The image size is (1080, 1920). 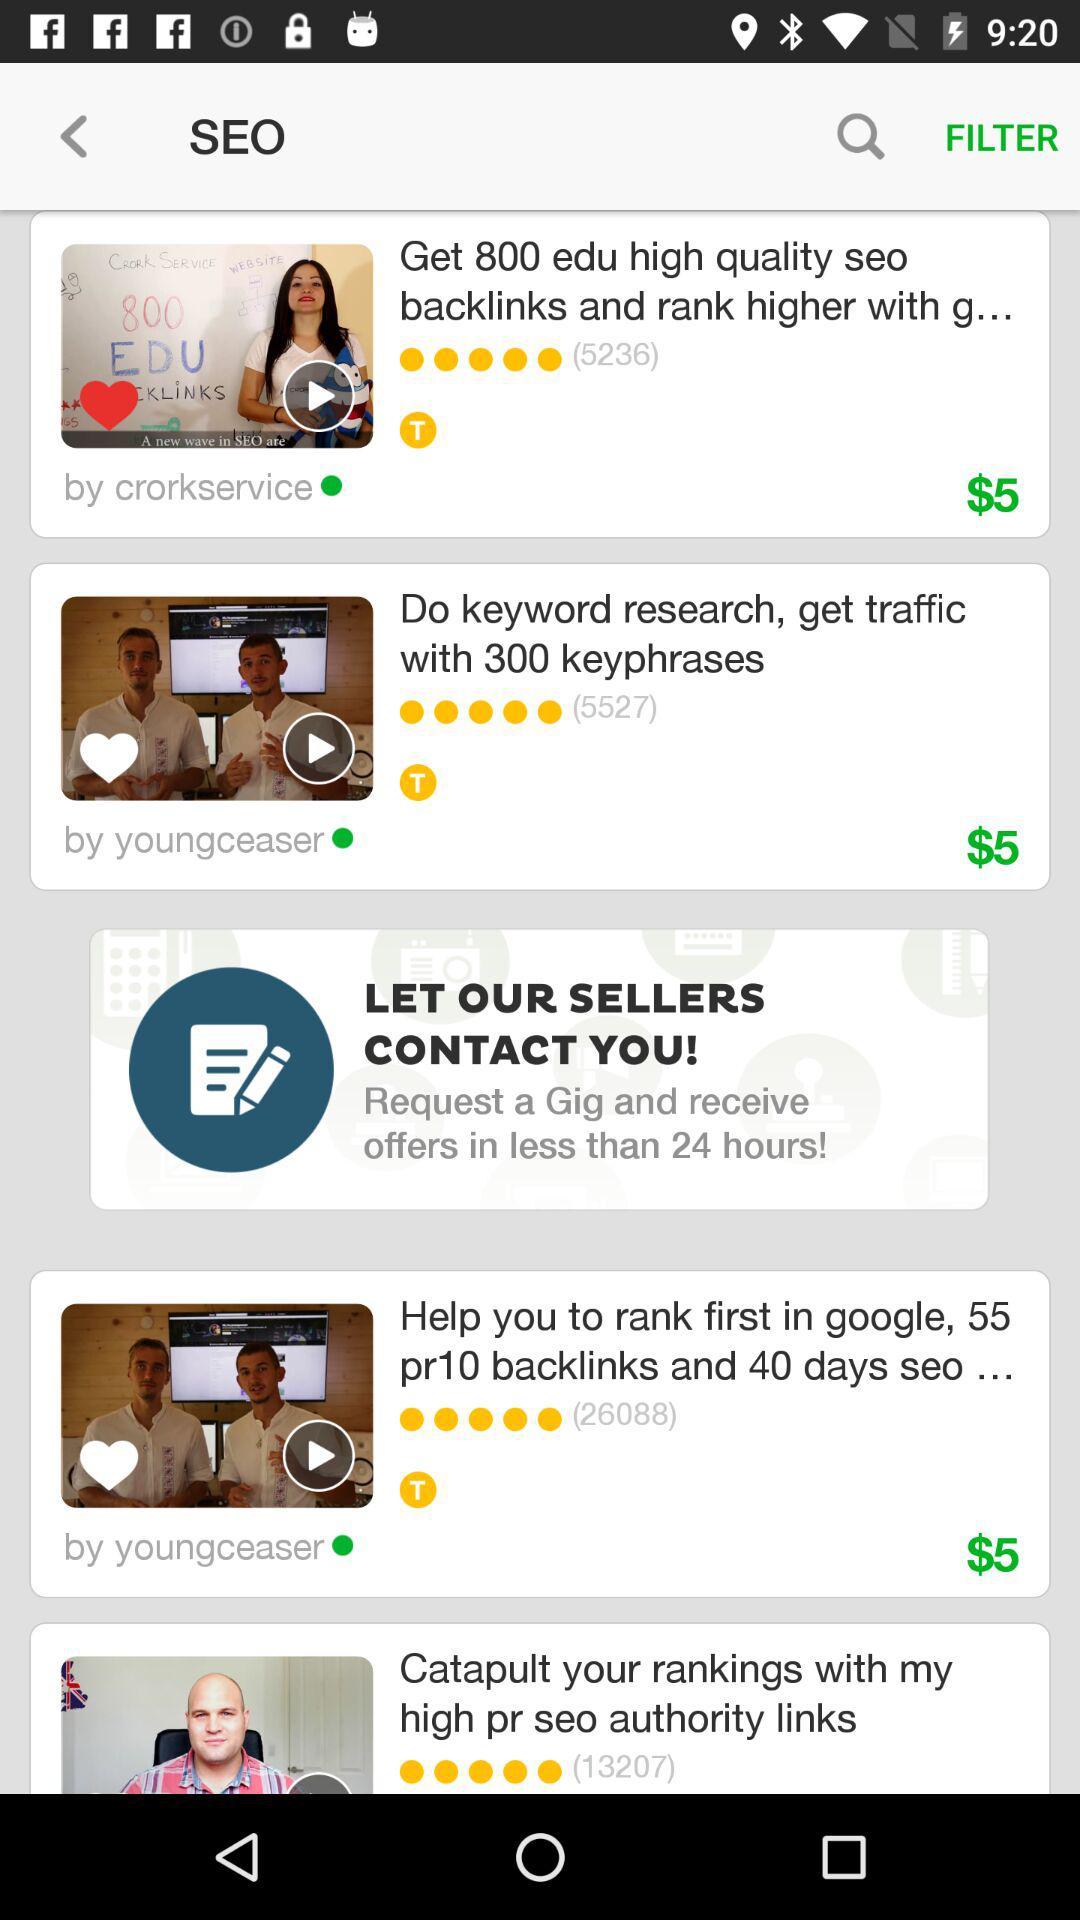 I want to click on video, so click(x=318, y=395).